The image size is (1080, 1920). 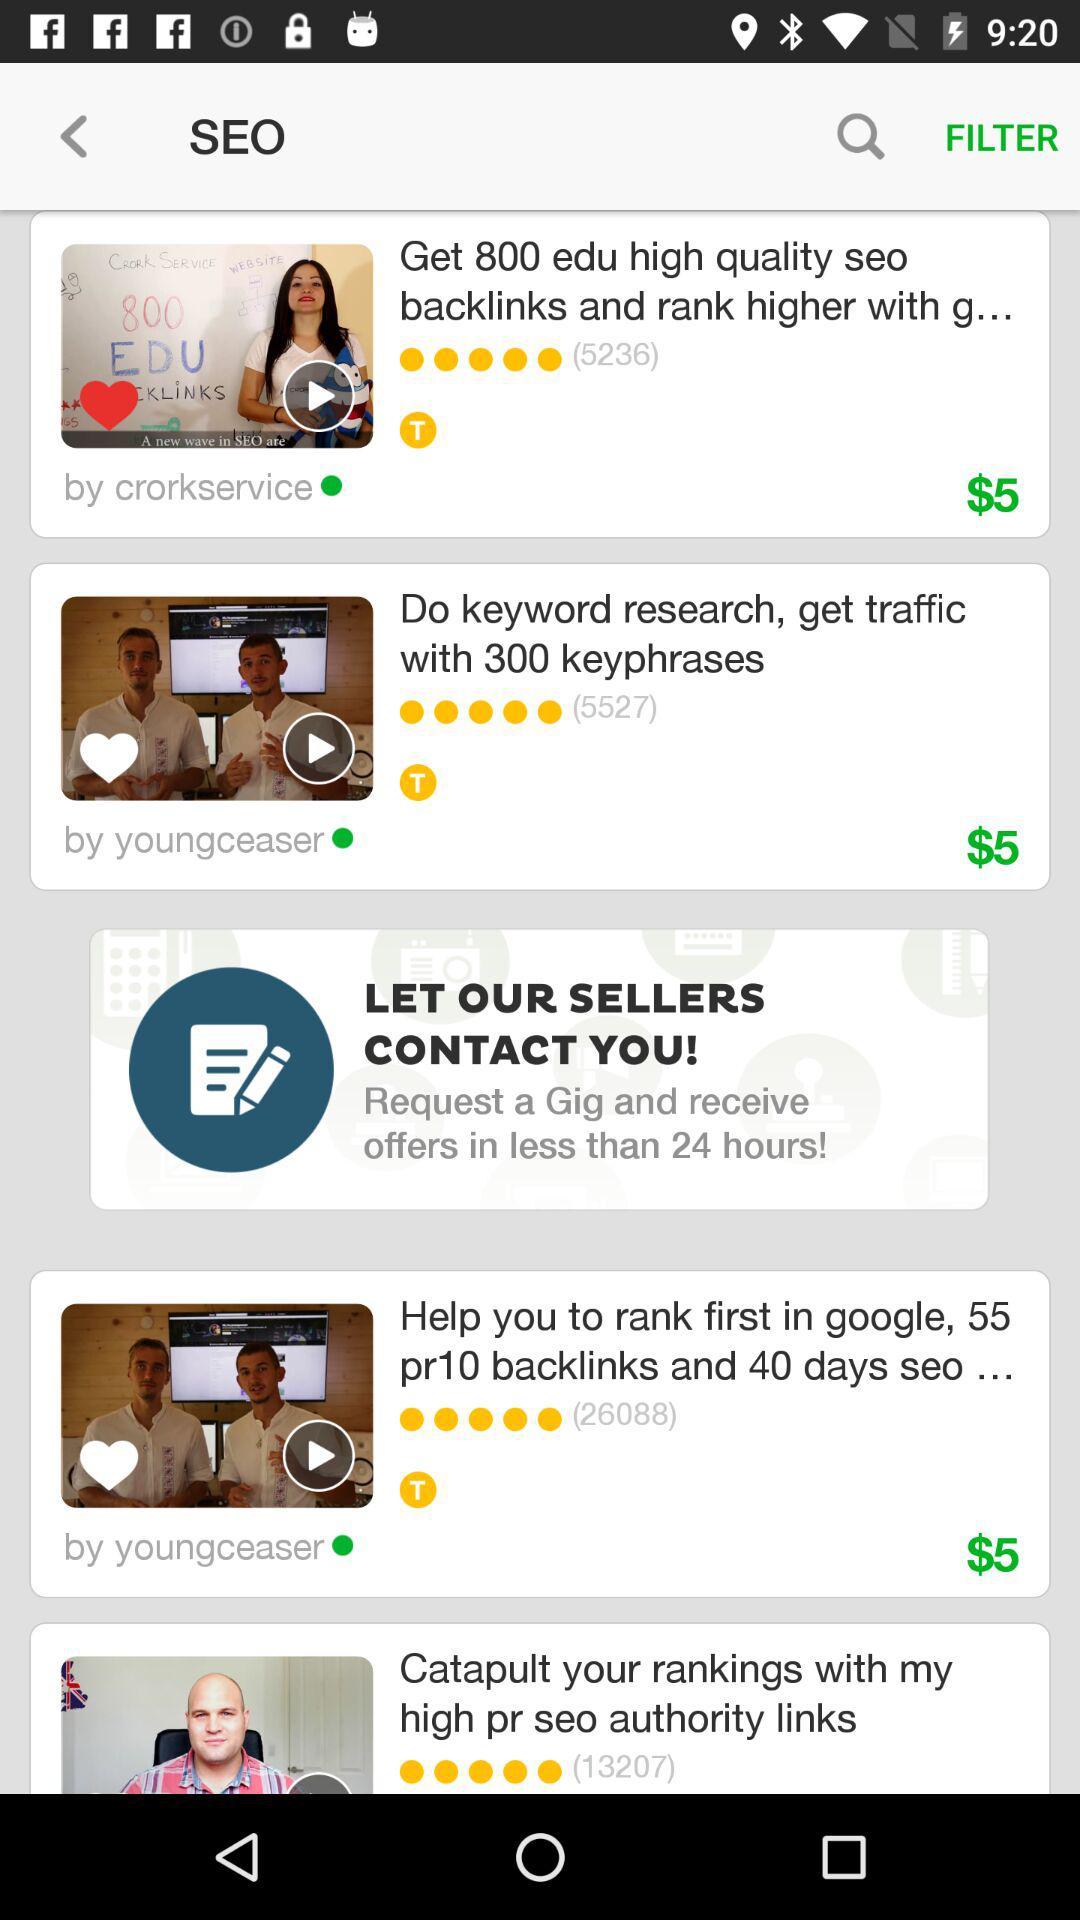 I want to click on video, so click(x=318, y=395).